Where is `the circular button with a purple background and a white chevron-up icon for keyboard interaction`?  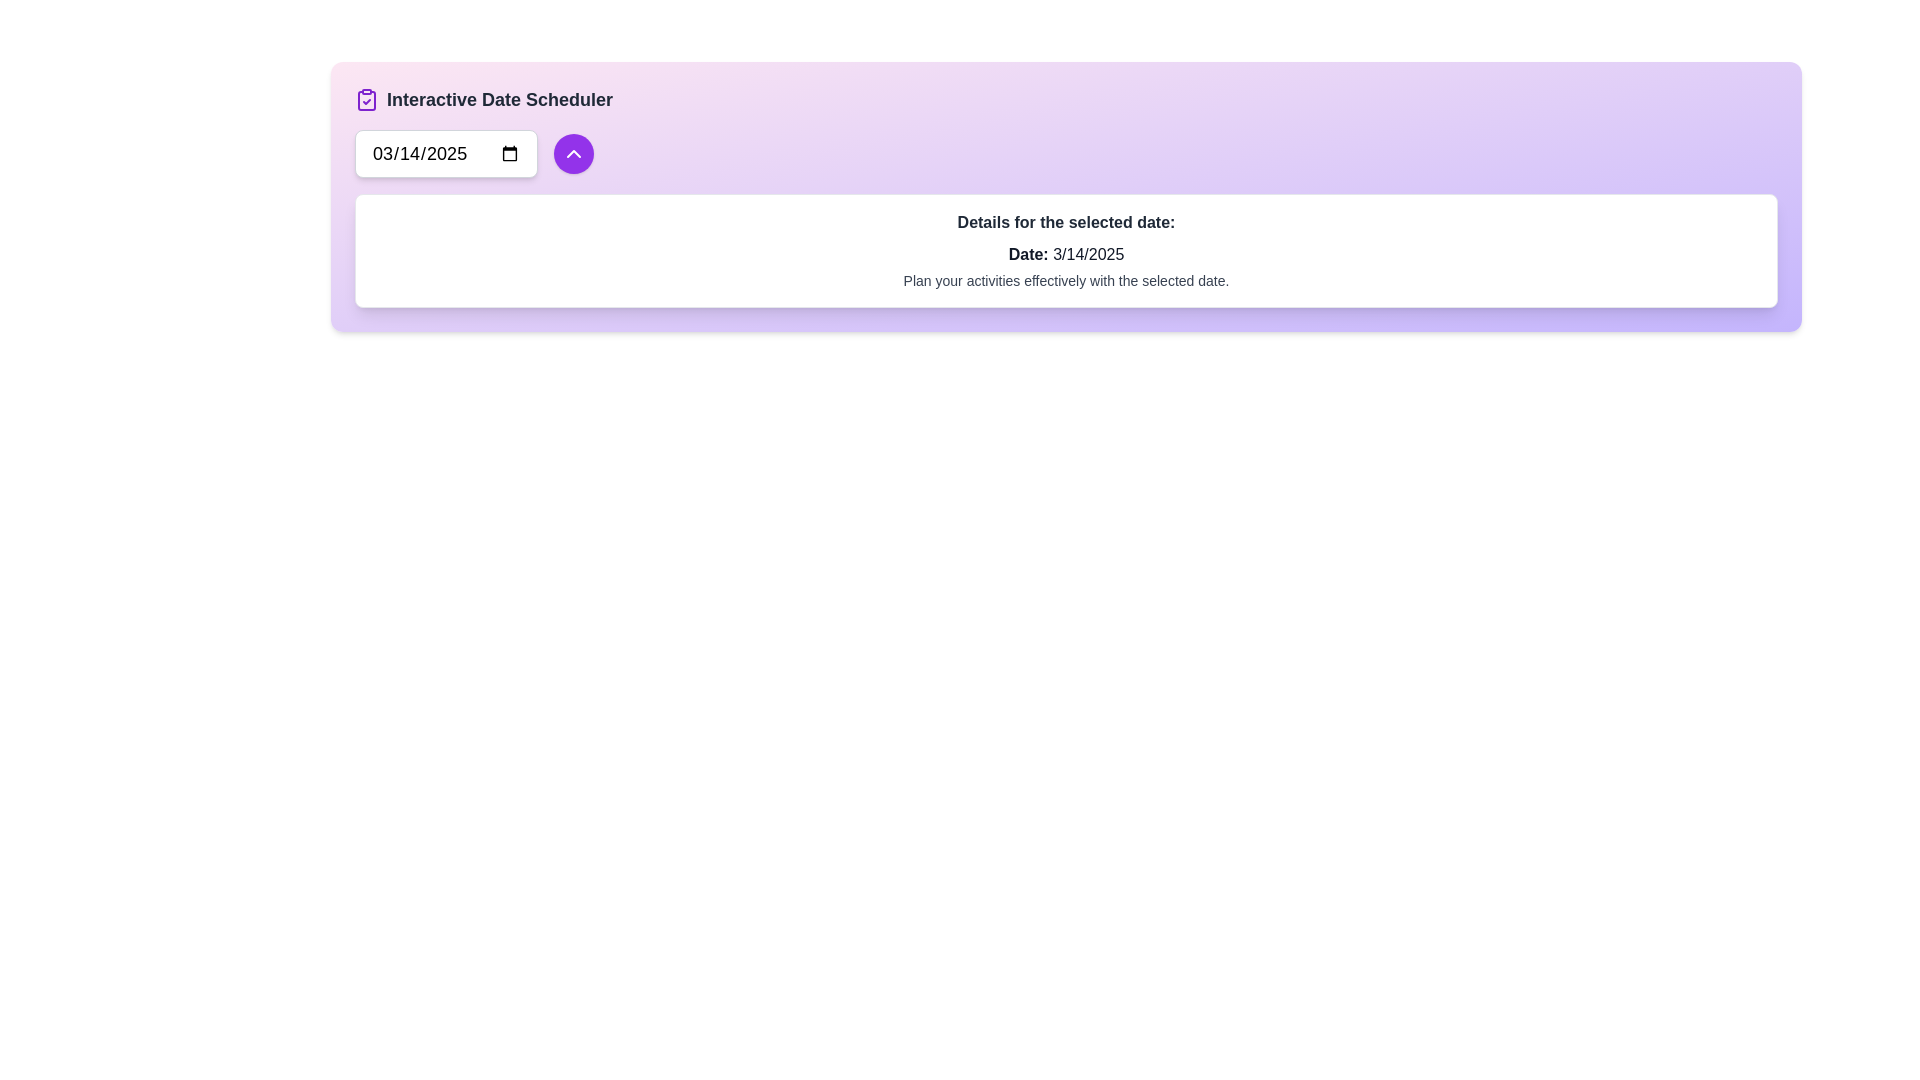
the circular button with a purple background and a white chevron-up icon for keyboard interaction is located at coordinates (573, 153).